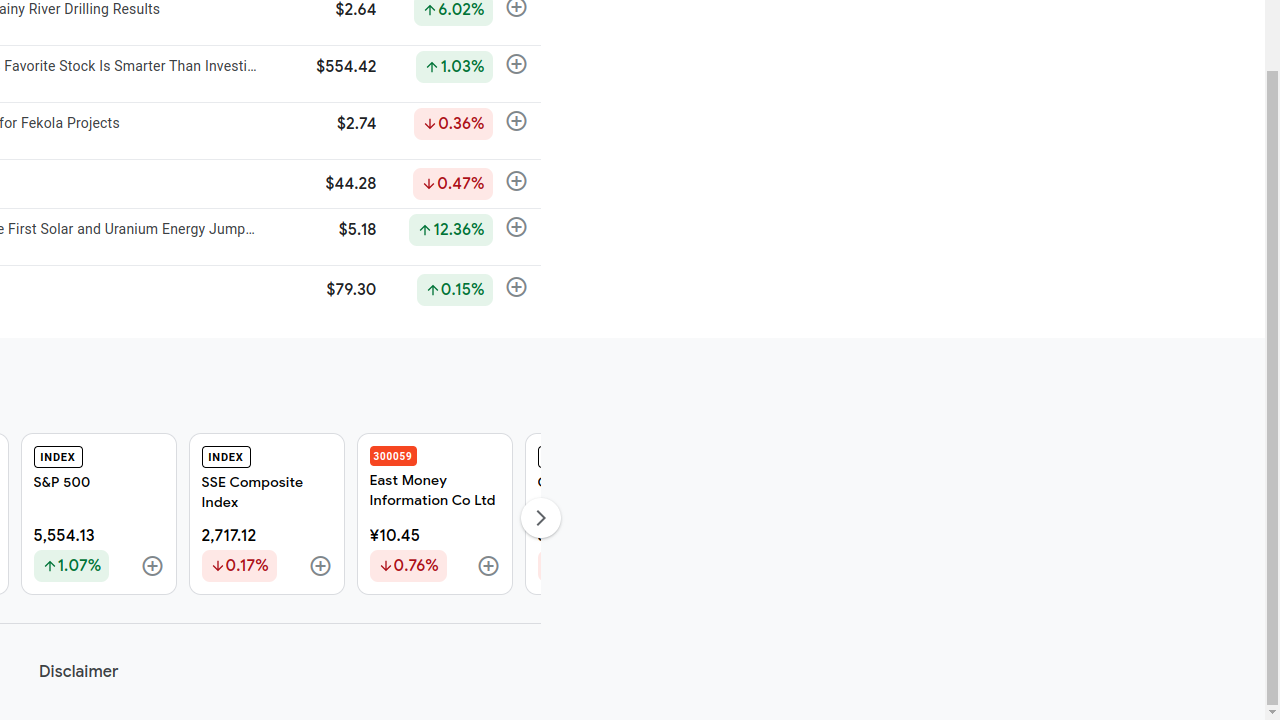  I want to click on 'INDEX SSE Composite Index 2,717.12 Down by 0.17%', so click(265, 513).